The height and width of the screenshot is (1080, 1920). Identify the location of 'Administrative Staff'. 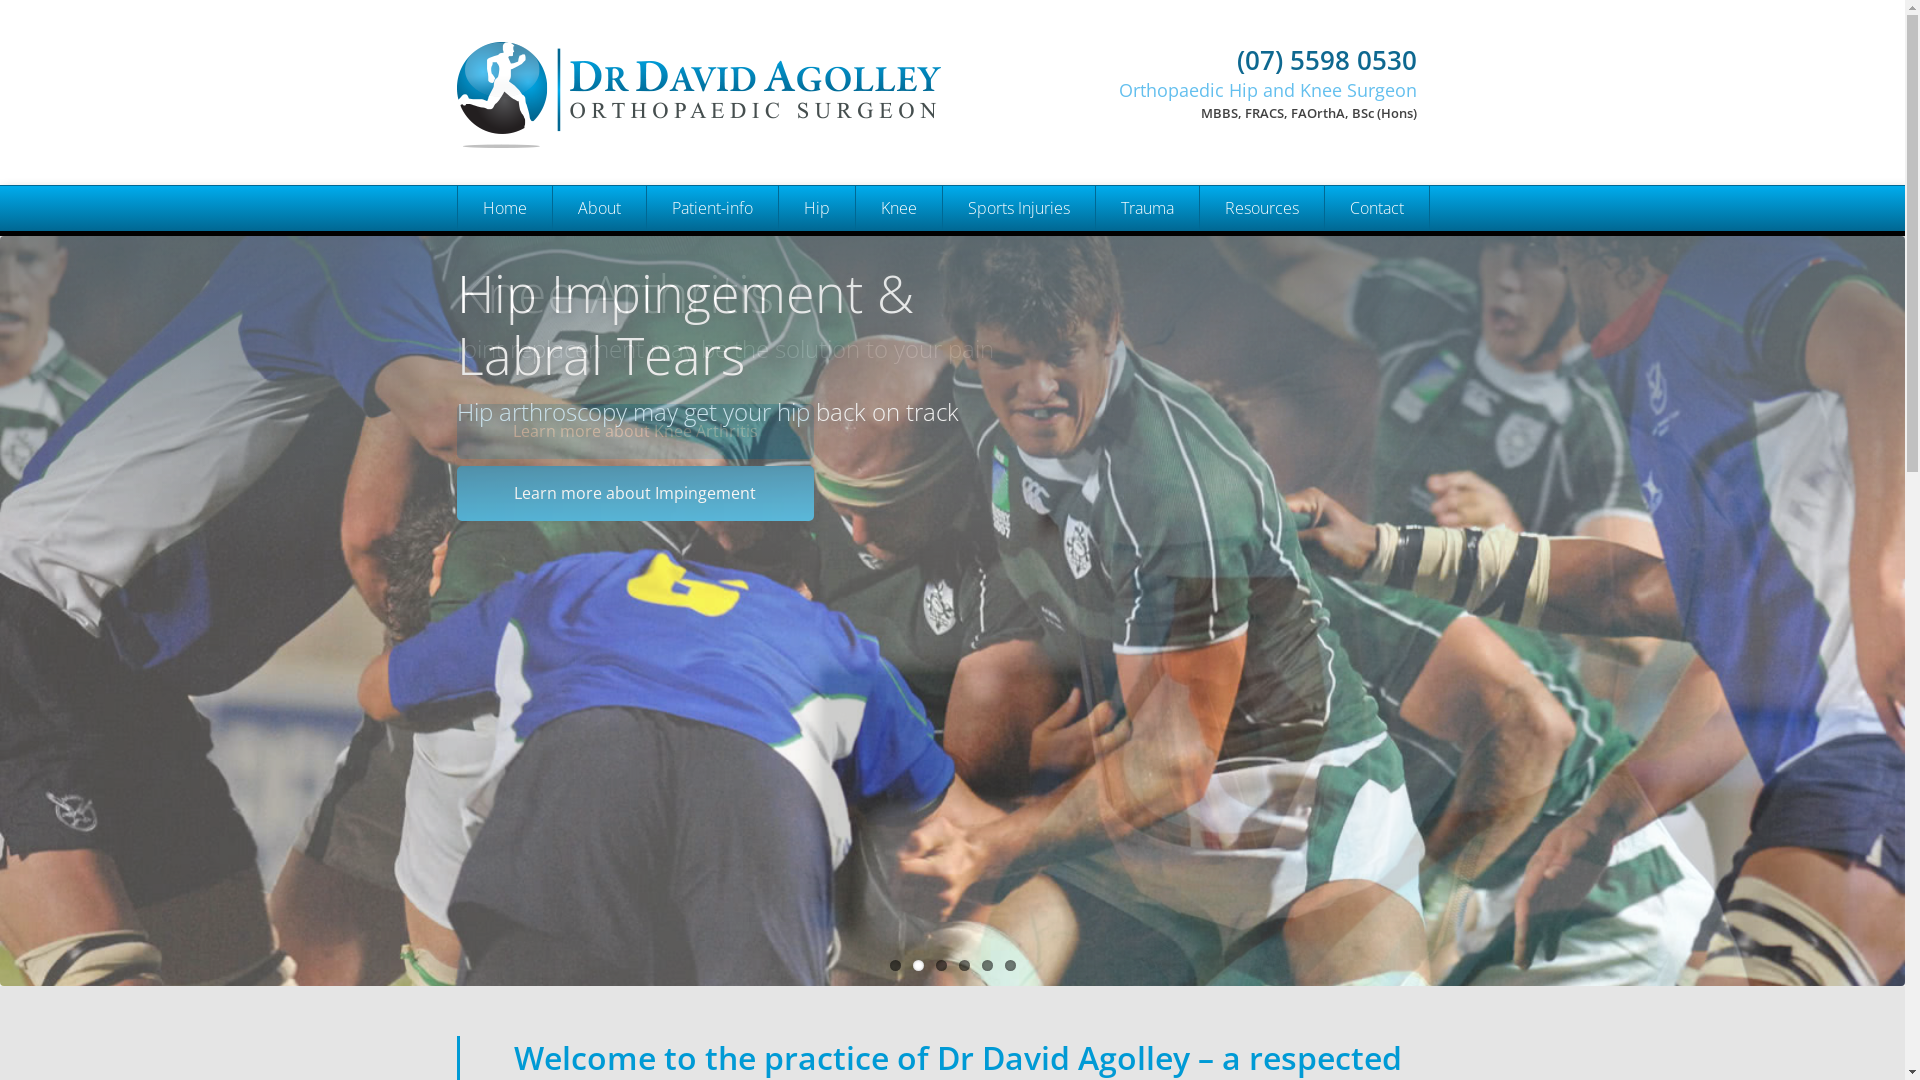
(598, 432).